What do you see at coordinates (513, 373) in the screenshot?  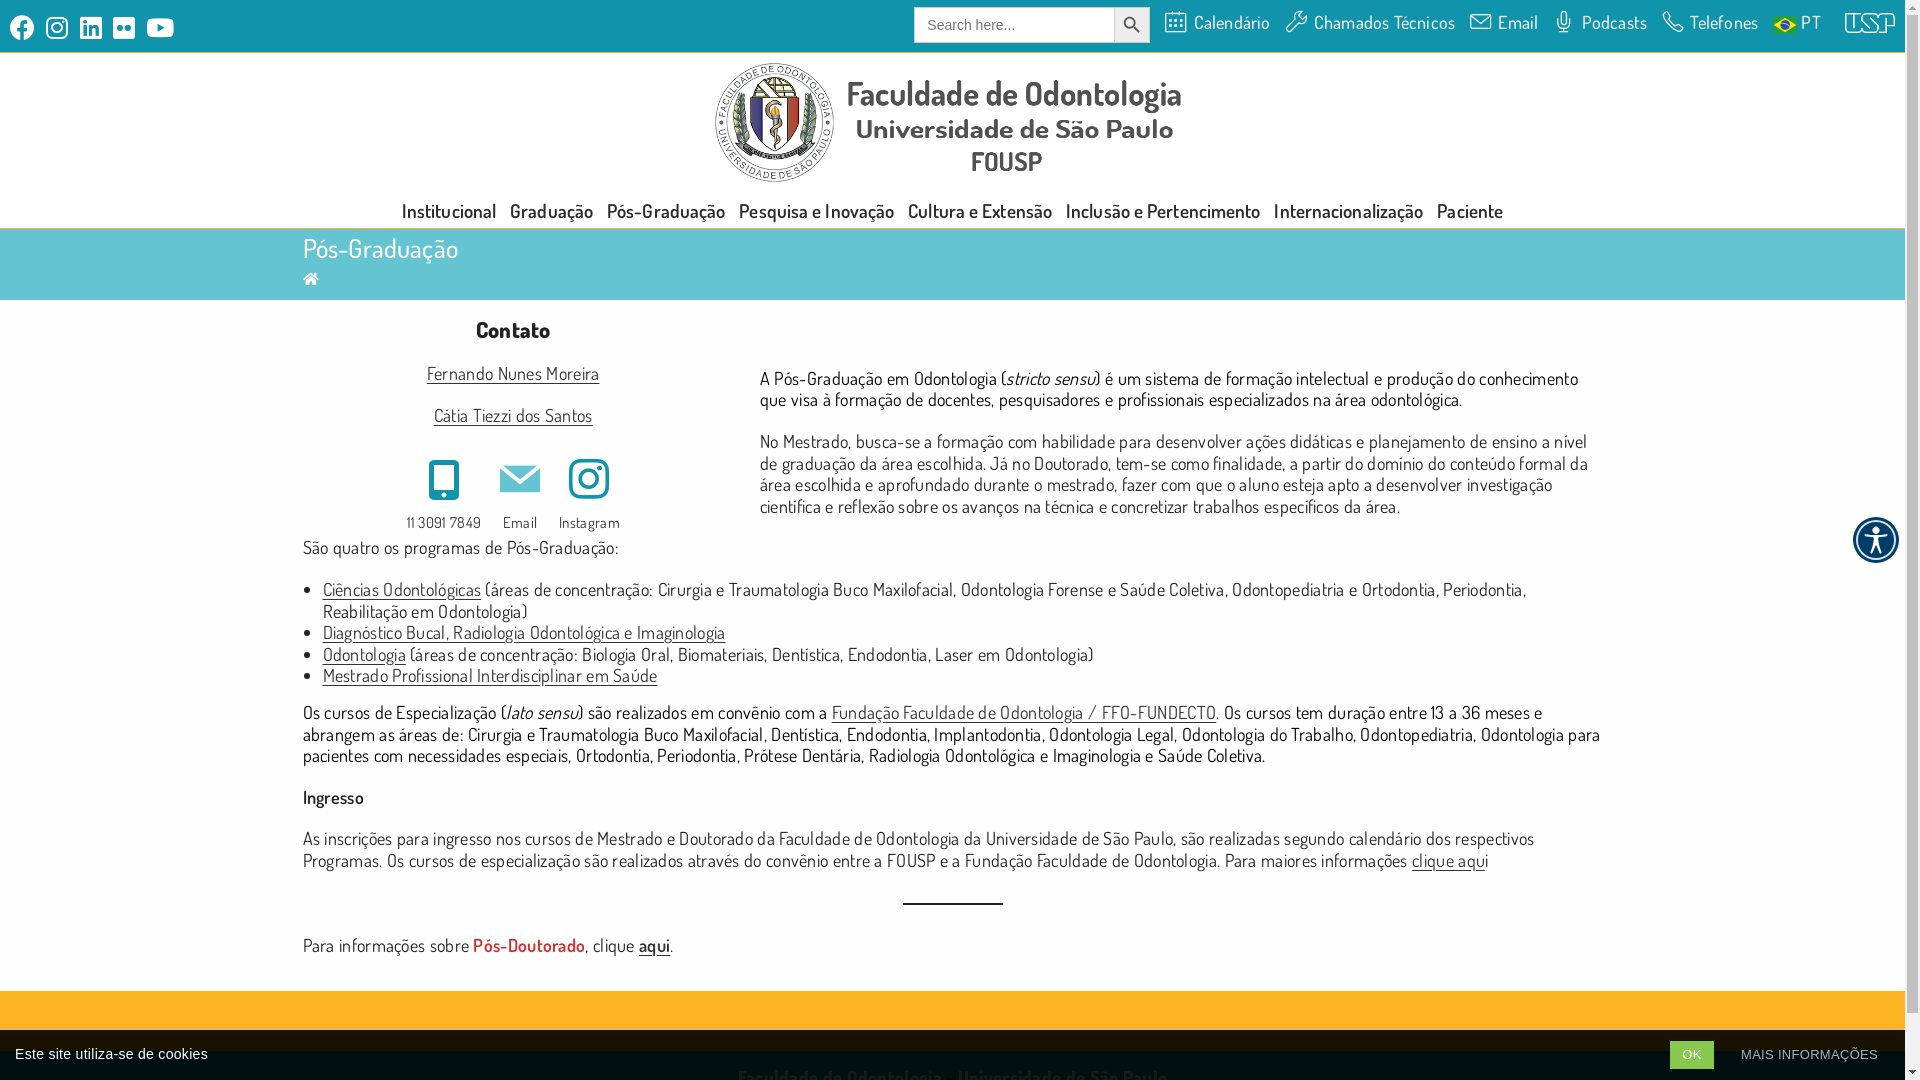 I see `'Fernando Nunes Moreira'` at bounding box center [513, 373].